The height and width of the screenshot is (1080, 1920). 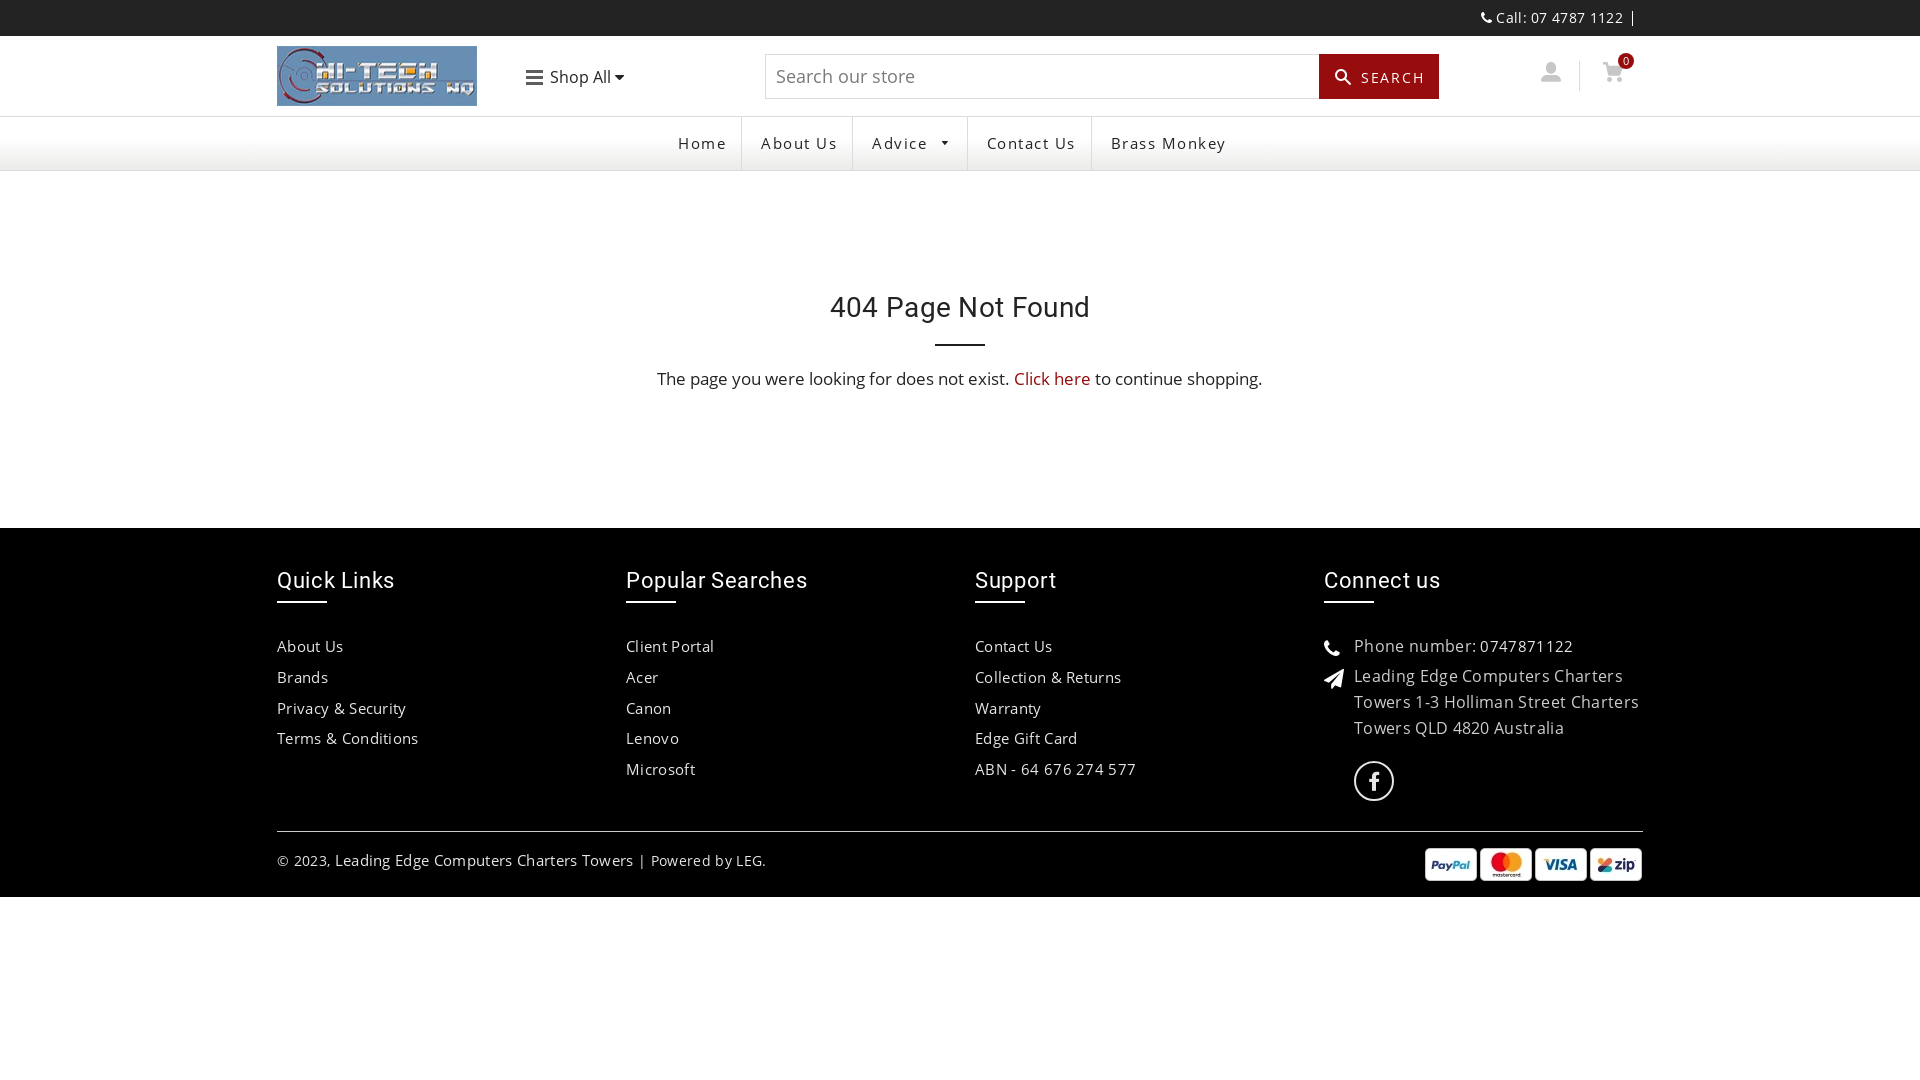 I want to click on 'Client Portal', so click(x=670, y=645).